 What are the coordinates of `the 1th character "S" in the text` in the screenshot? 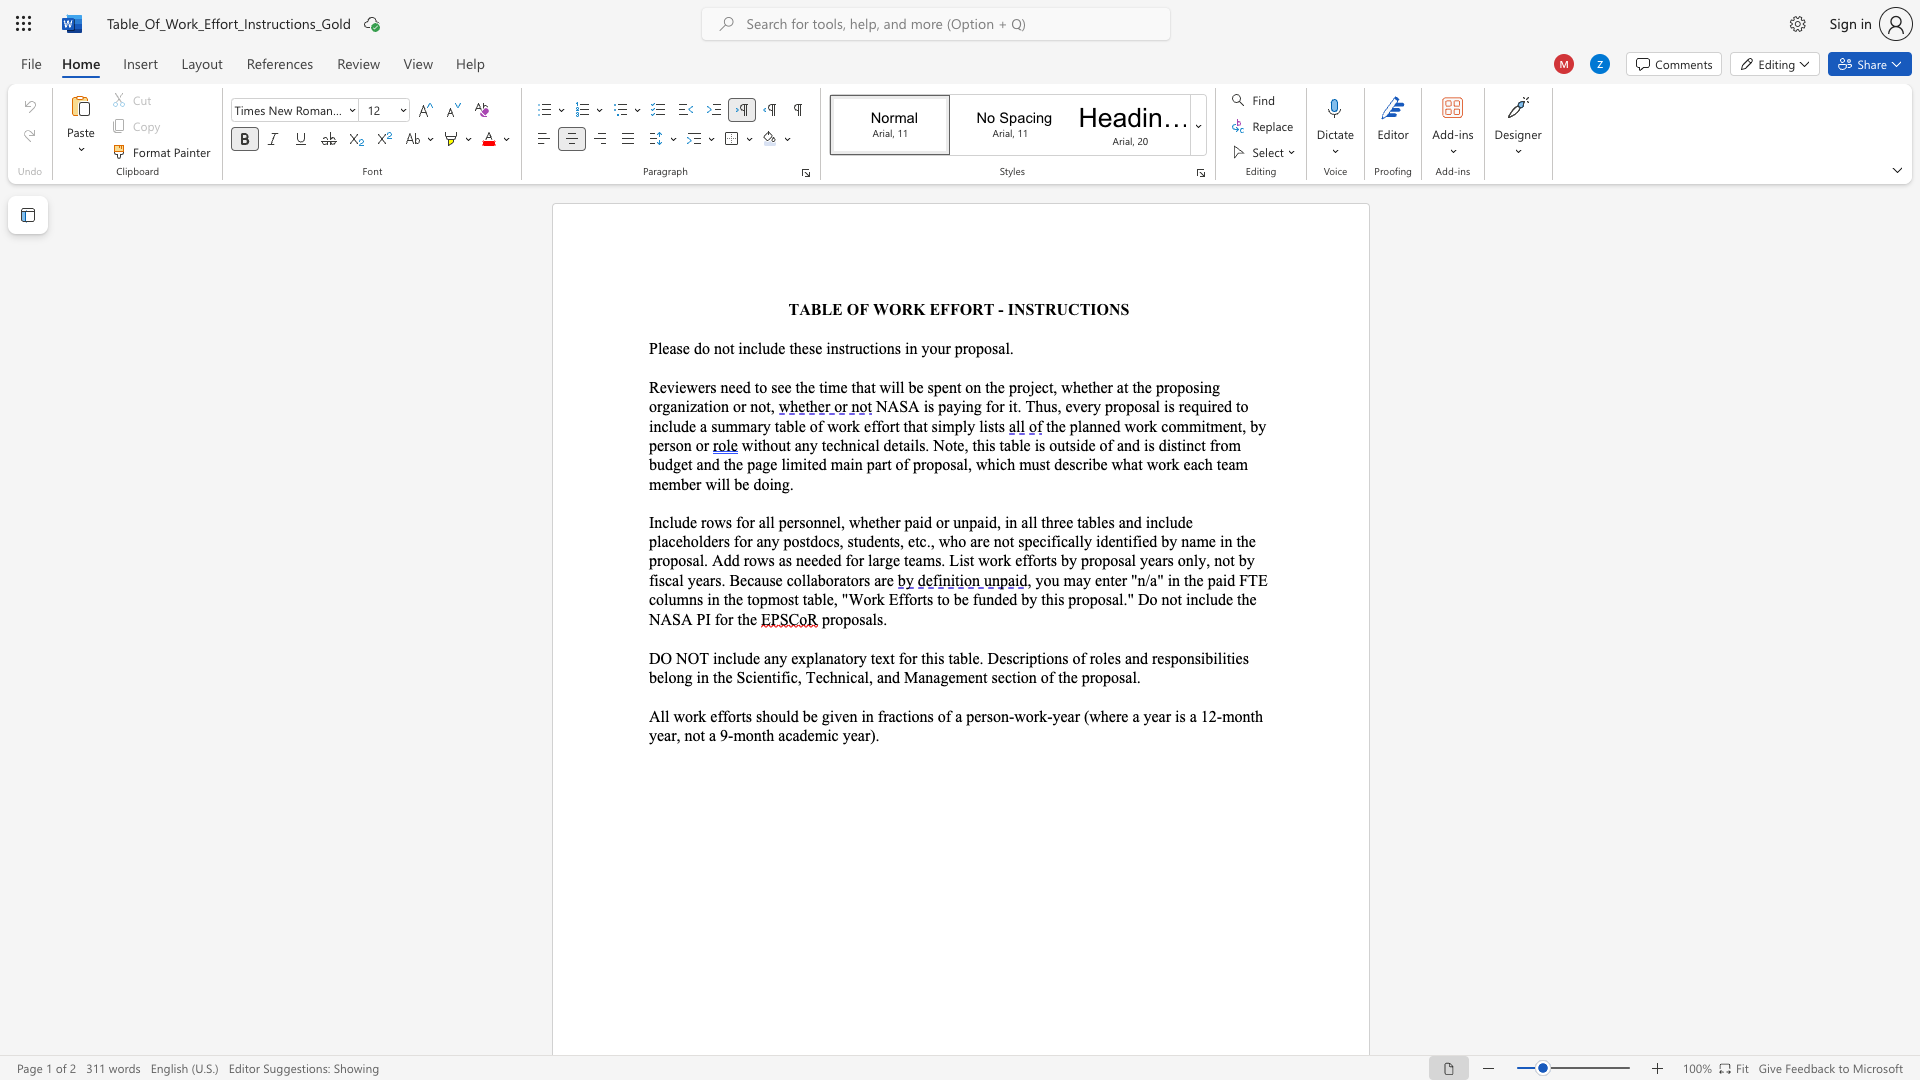 It's located at (902, 405).